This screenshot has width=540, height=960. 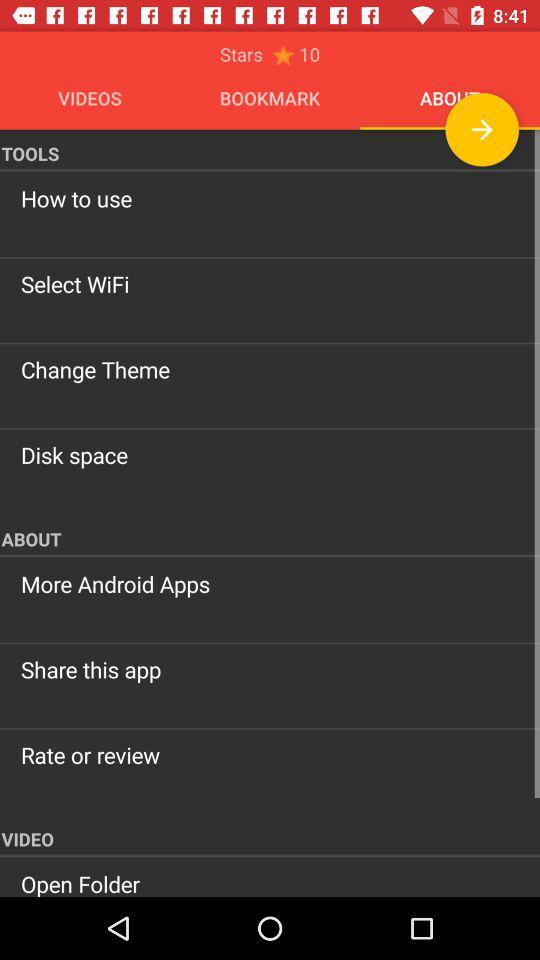 What do you see at coordinates (481, 128) in the screenshot?
I see `the item next to the bookmark item` at bounding box center [481, 128].